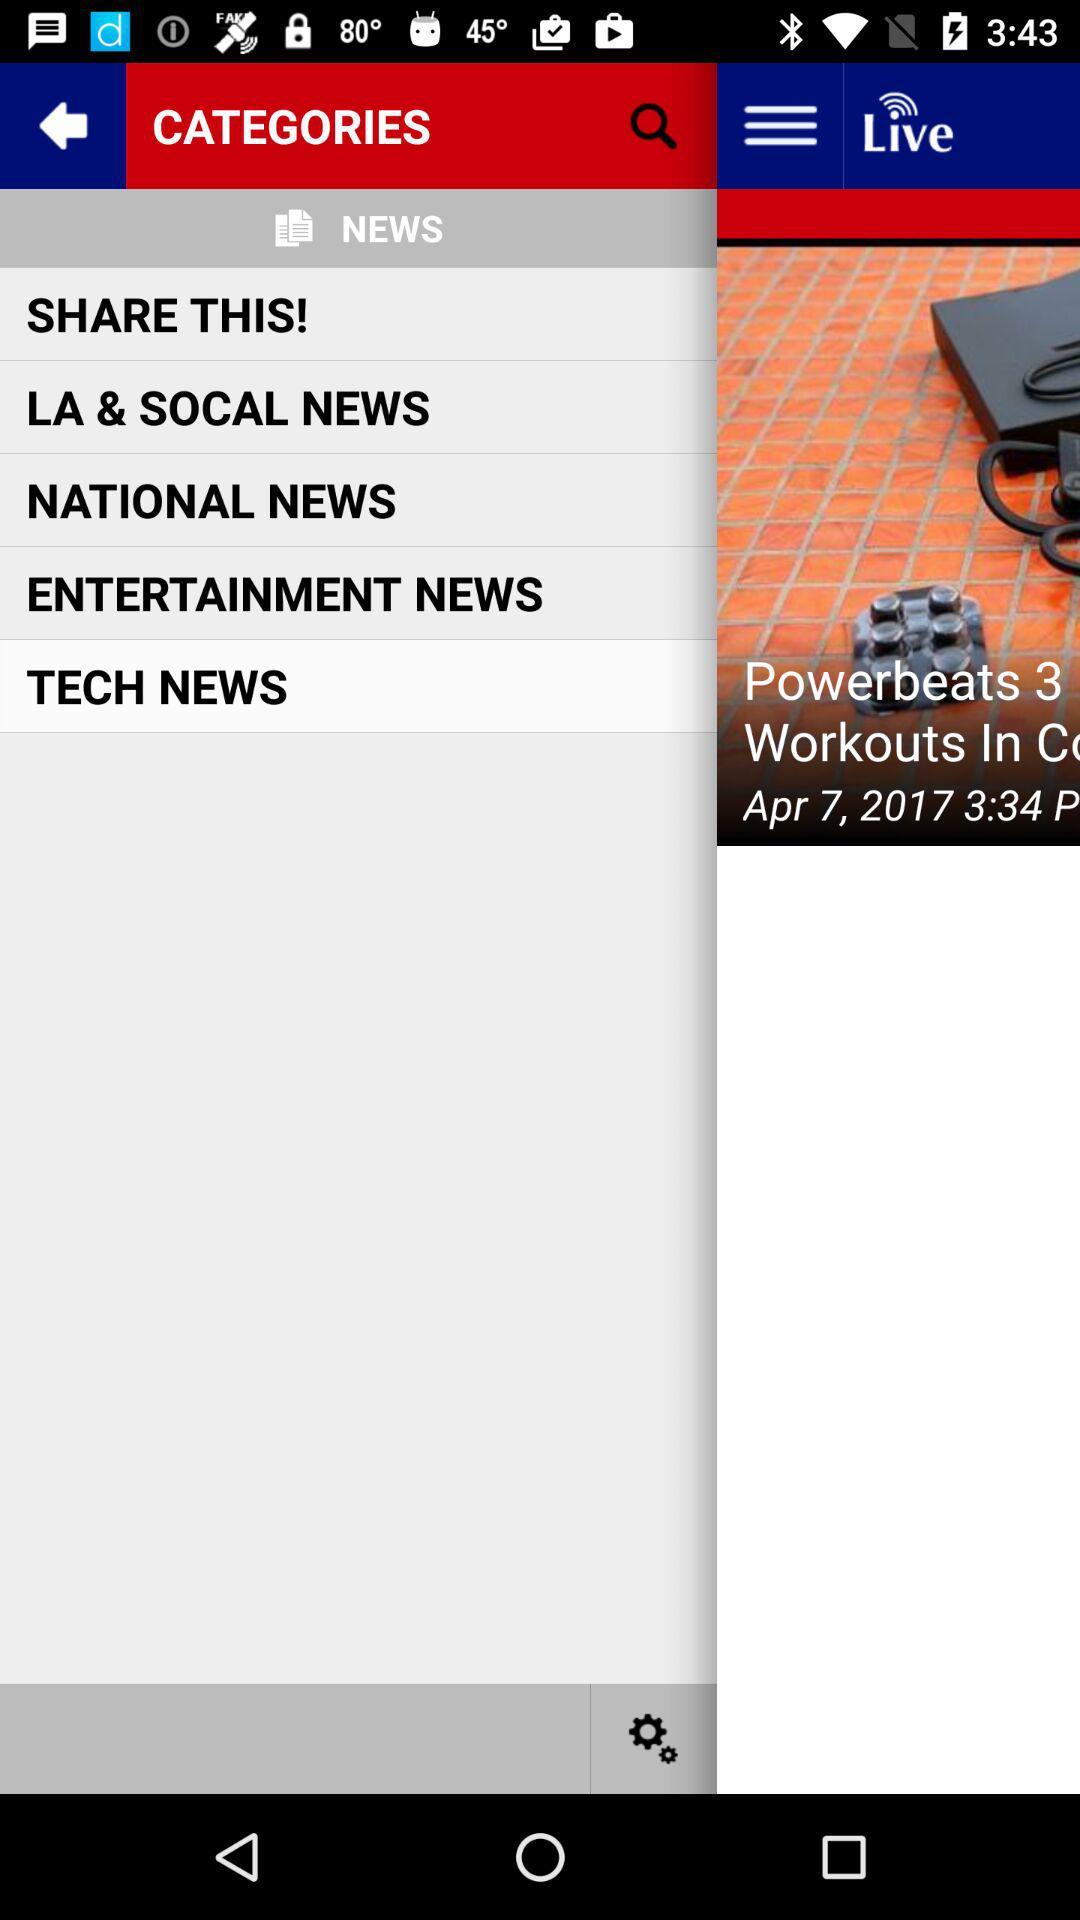  What do you see at coordinates (906, 124) in the screenshot?
I see `live news` at bounding box center [906, 124].